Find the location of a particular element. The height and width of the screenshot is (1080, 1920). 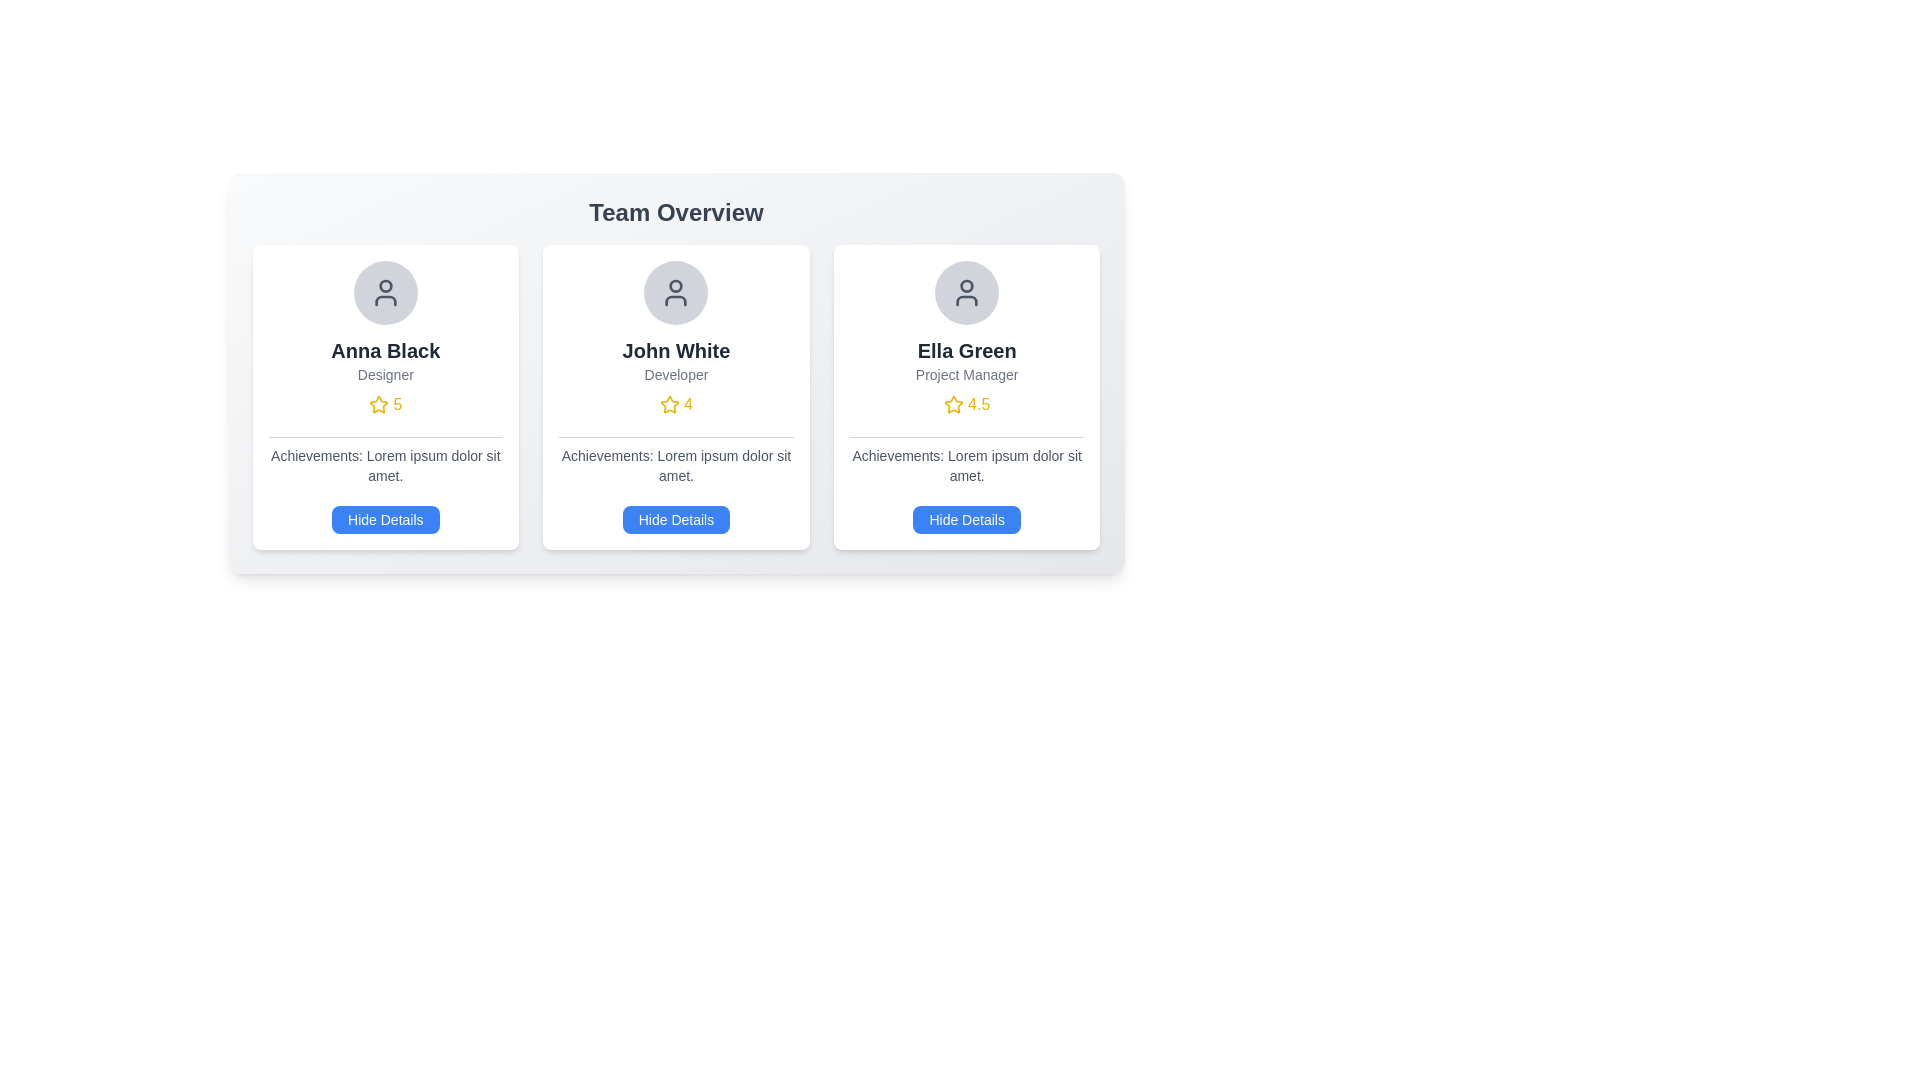

information displayed in the Text component featuring Ella Green's name, job title as Project Manager, and a rating of 4.5 with a star icon is located at coordinates (967, 377).